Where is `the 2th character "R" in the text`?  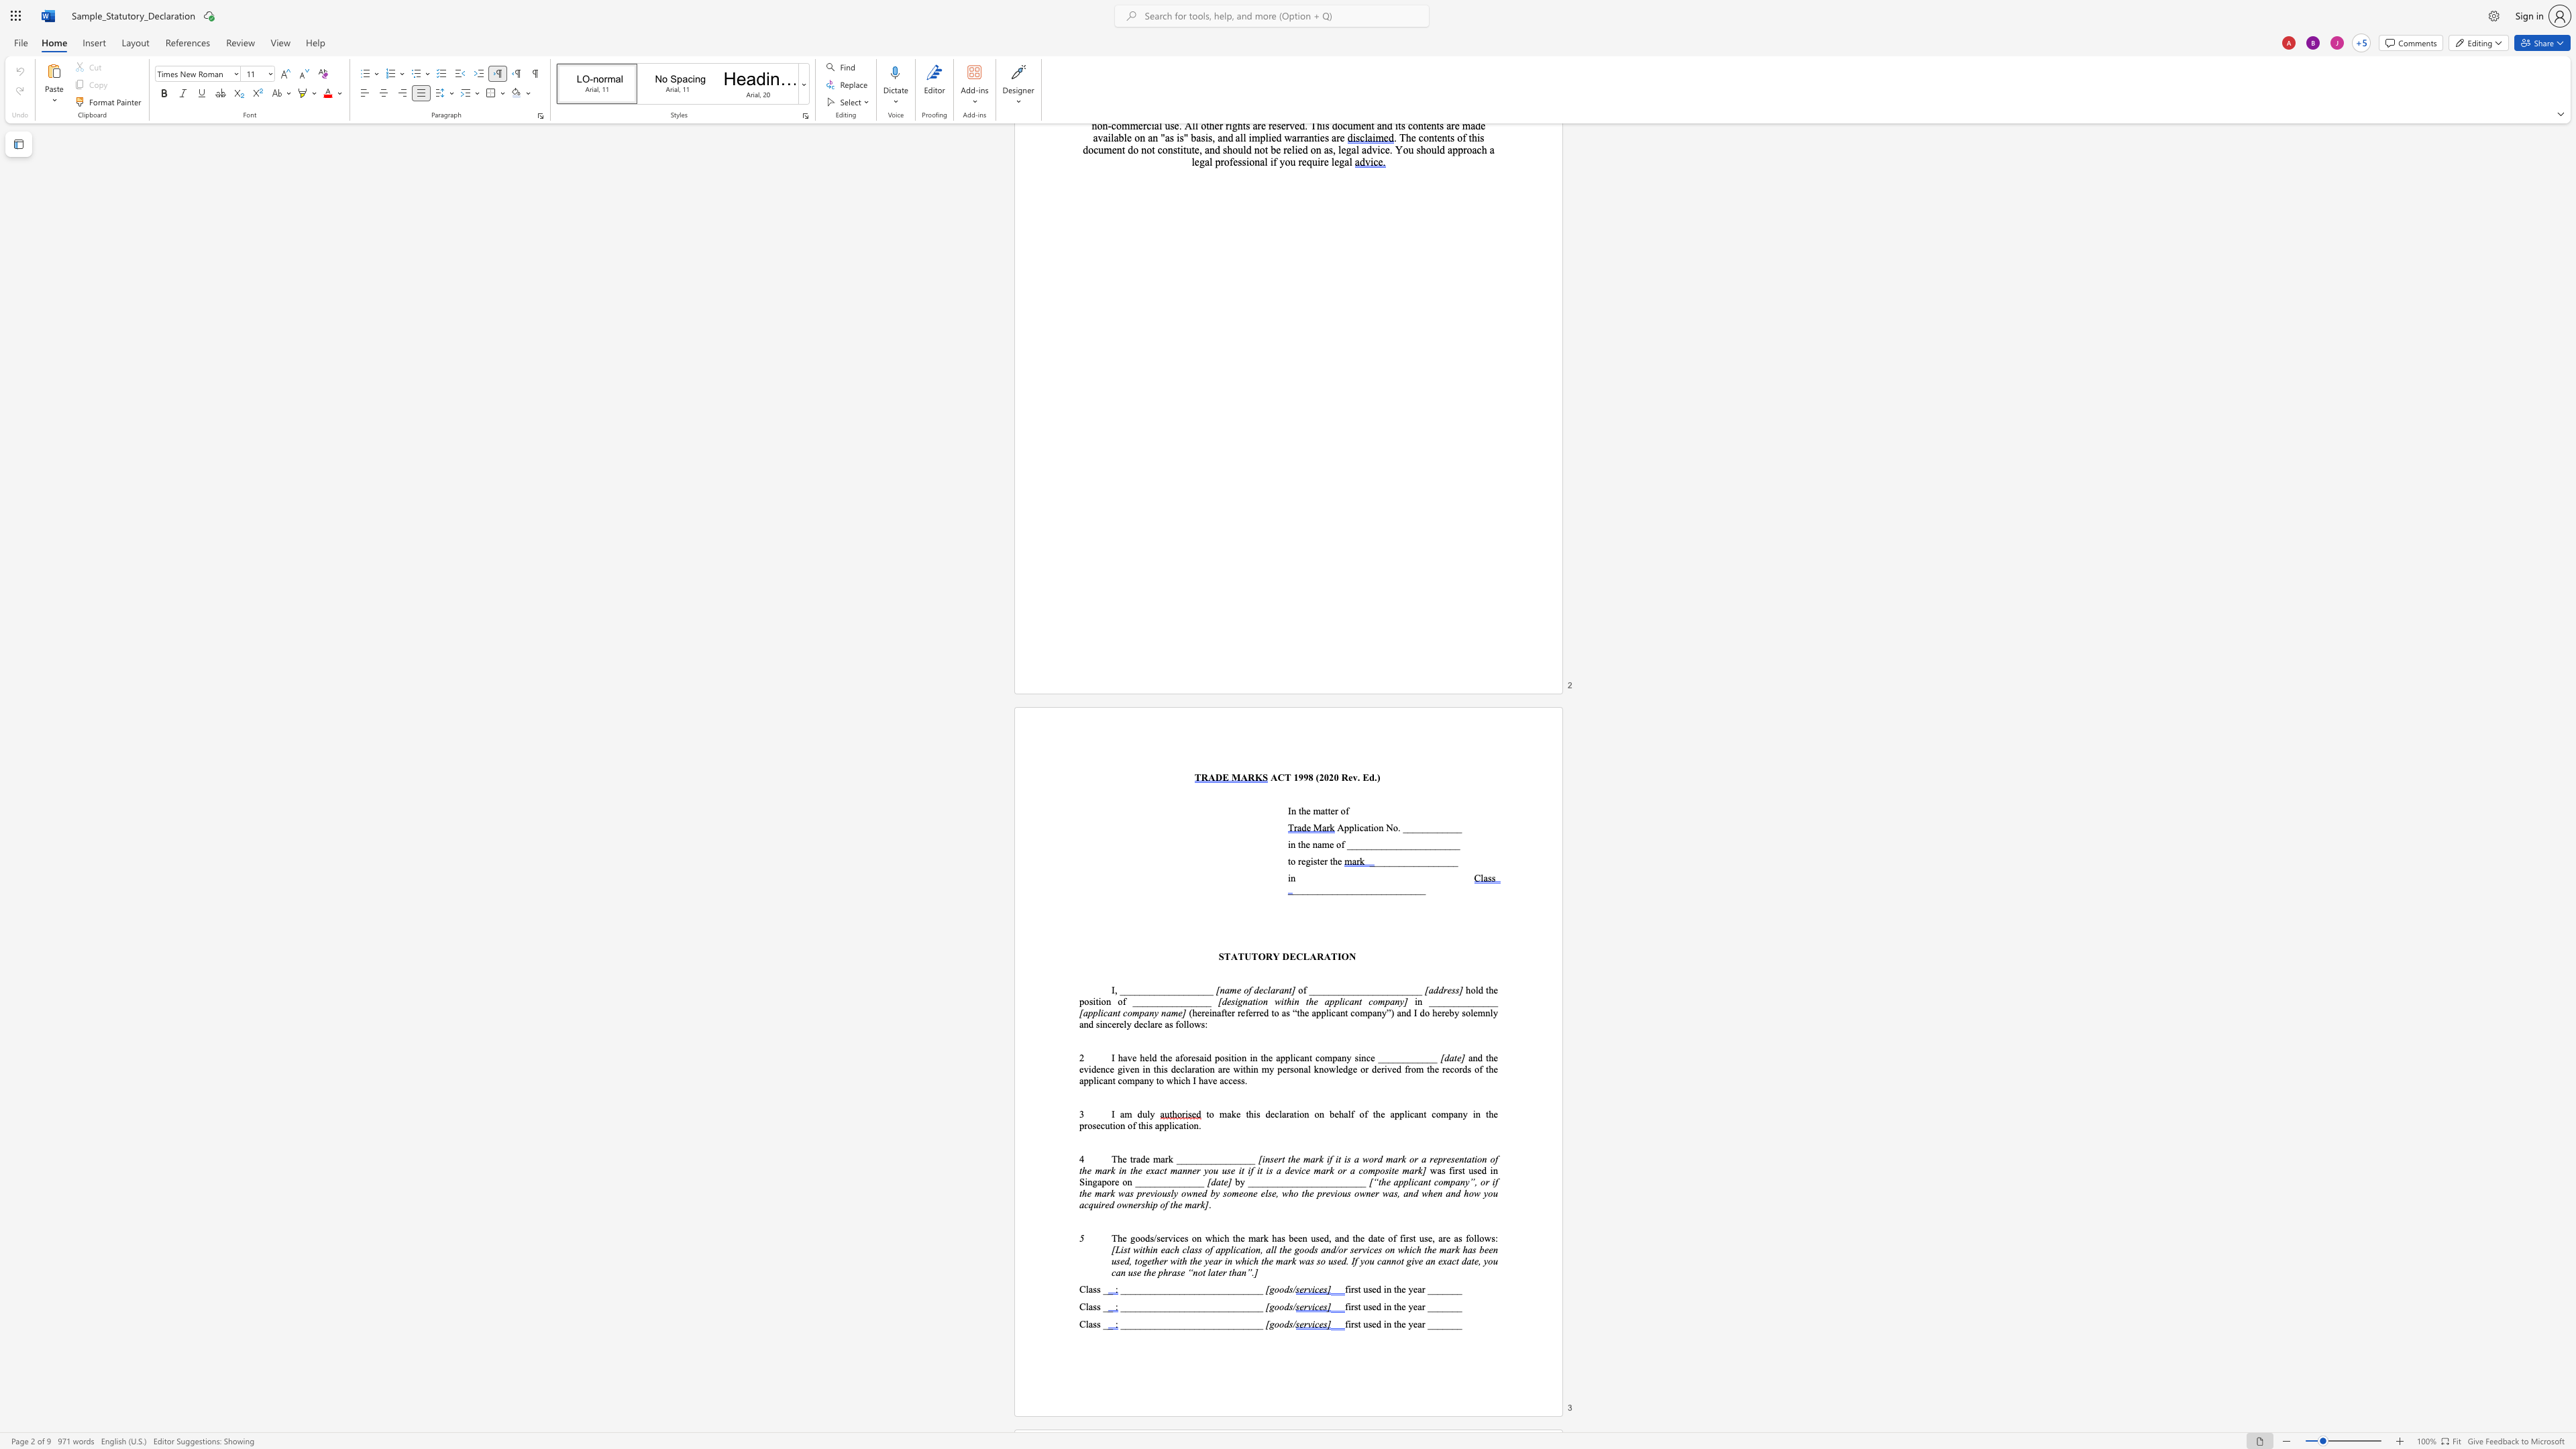
the 2th character "R" in the text is located at coordinates (1320, 956).